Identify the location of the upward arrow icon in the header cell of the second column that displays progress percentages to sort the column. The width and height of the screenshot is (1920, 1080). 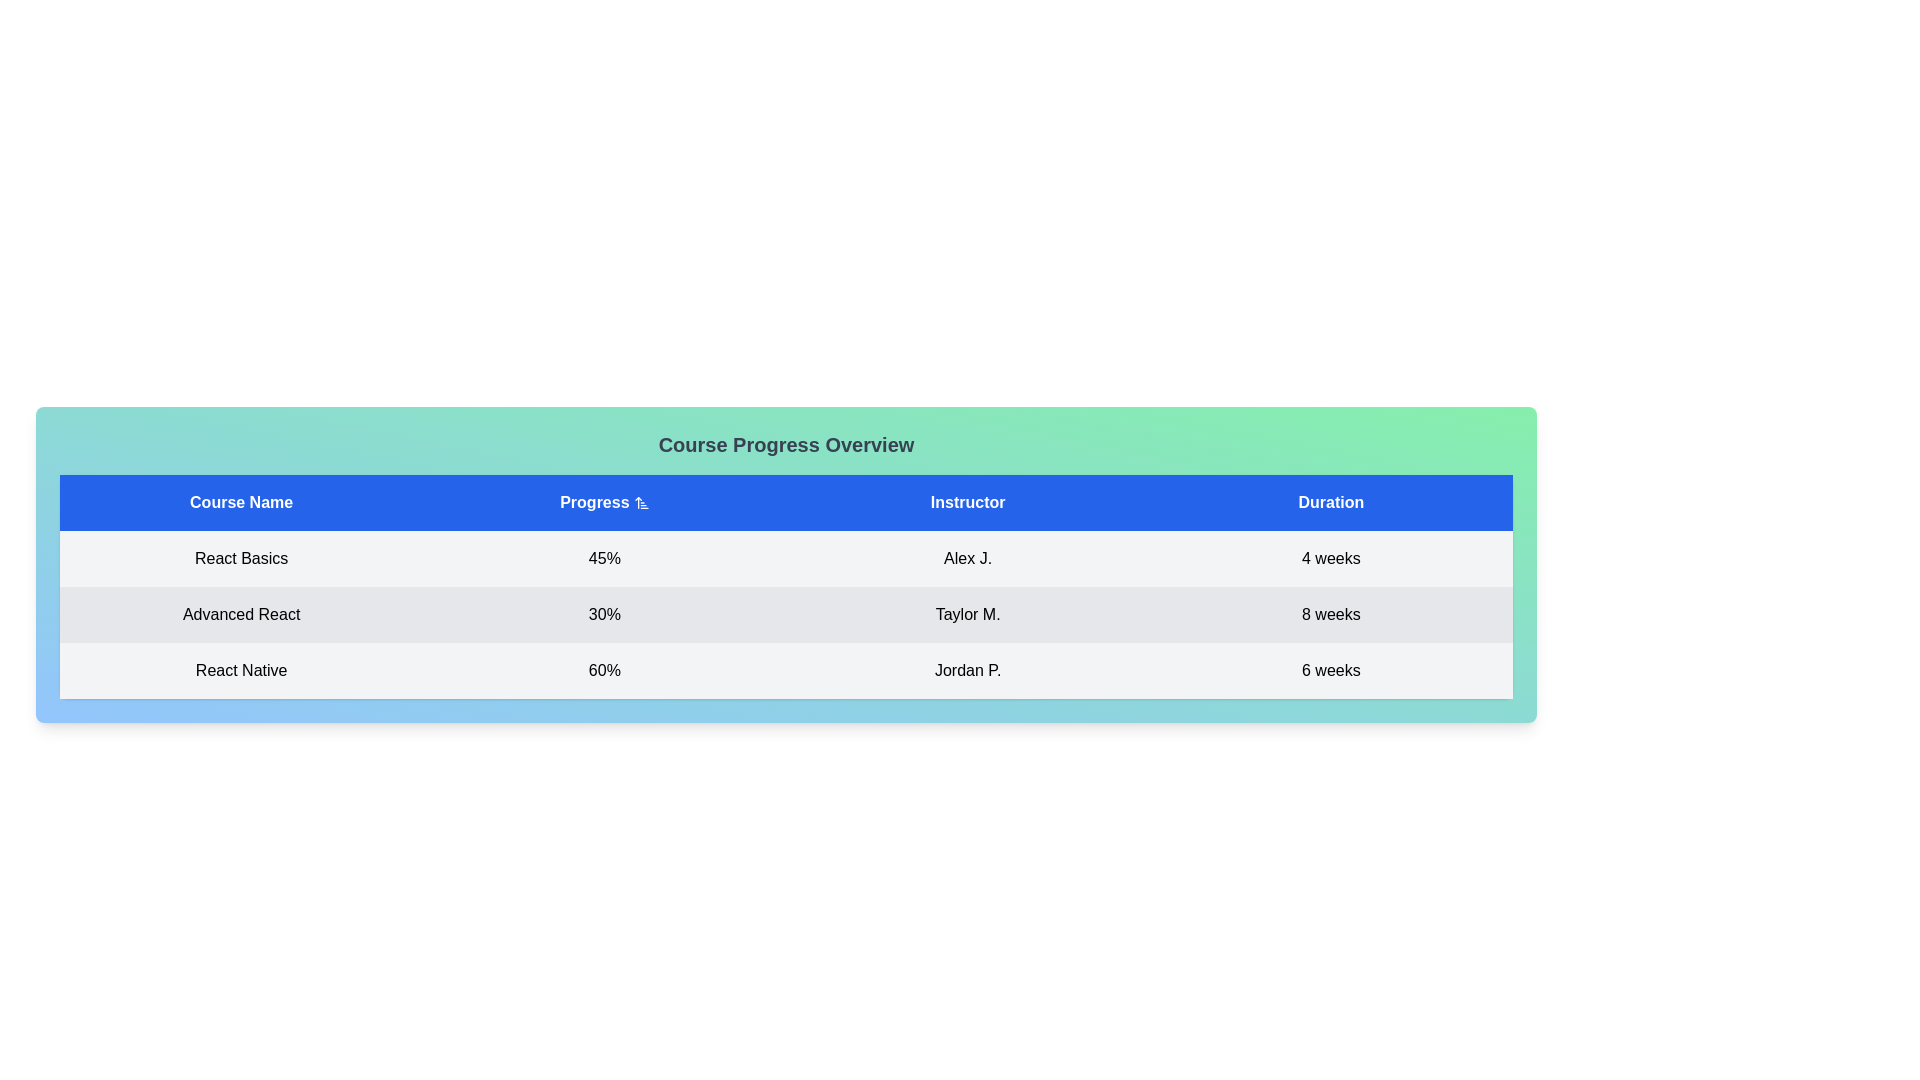
(603, 501).